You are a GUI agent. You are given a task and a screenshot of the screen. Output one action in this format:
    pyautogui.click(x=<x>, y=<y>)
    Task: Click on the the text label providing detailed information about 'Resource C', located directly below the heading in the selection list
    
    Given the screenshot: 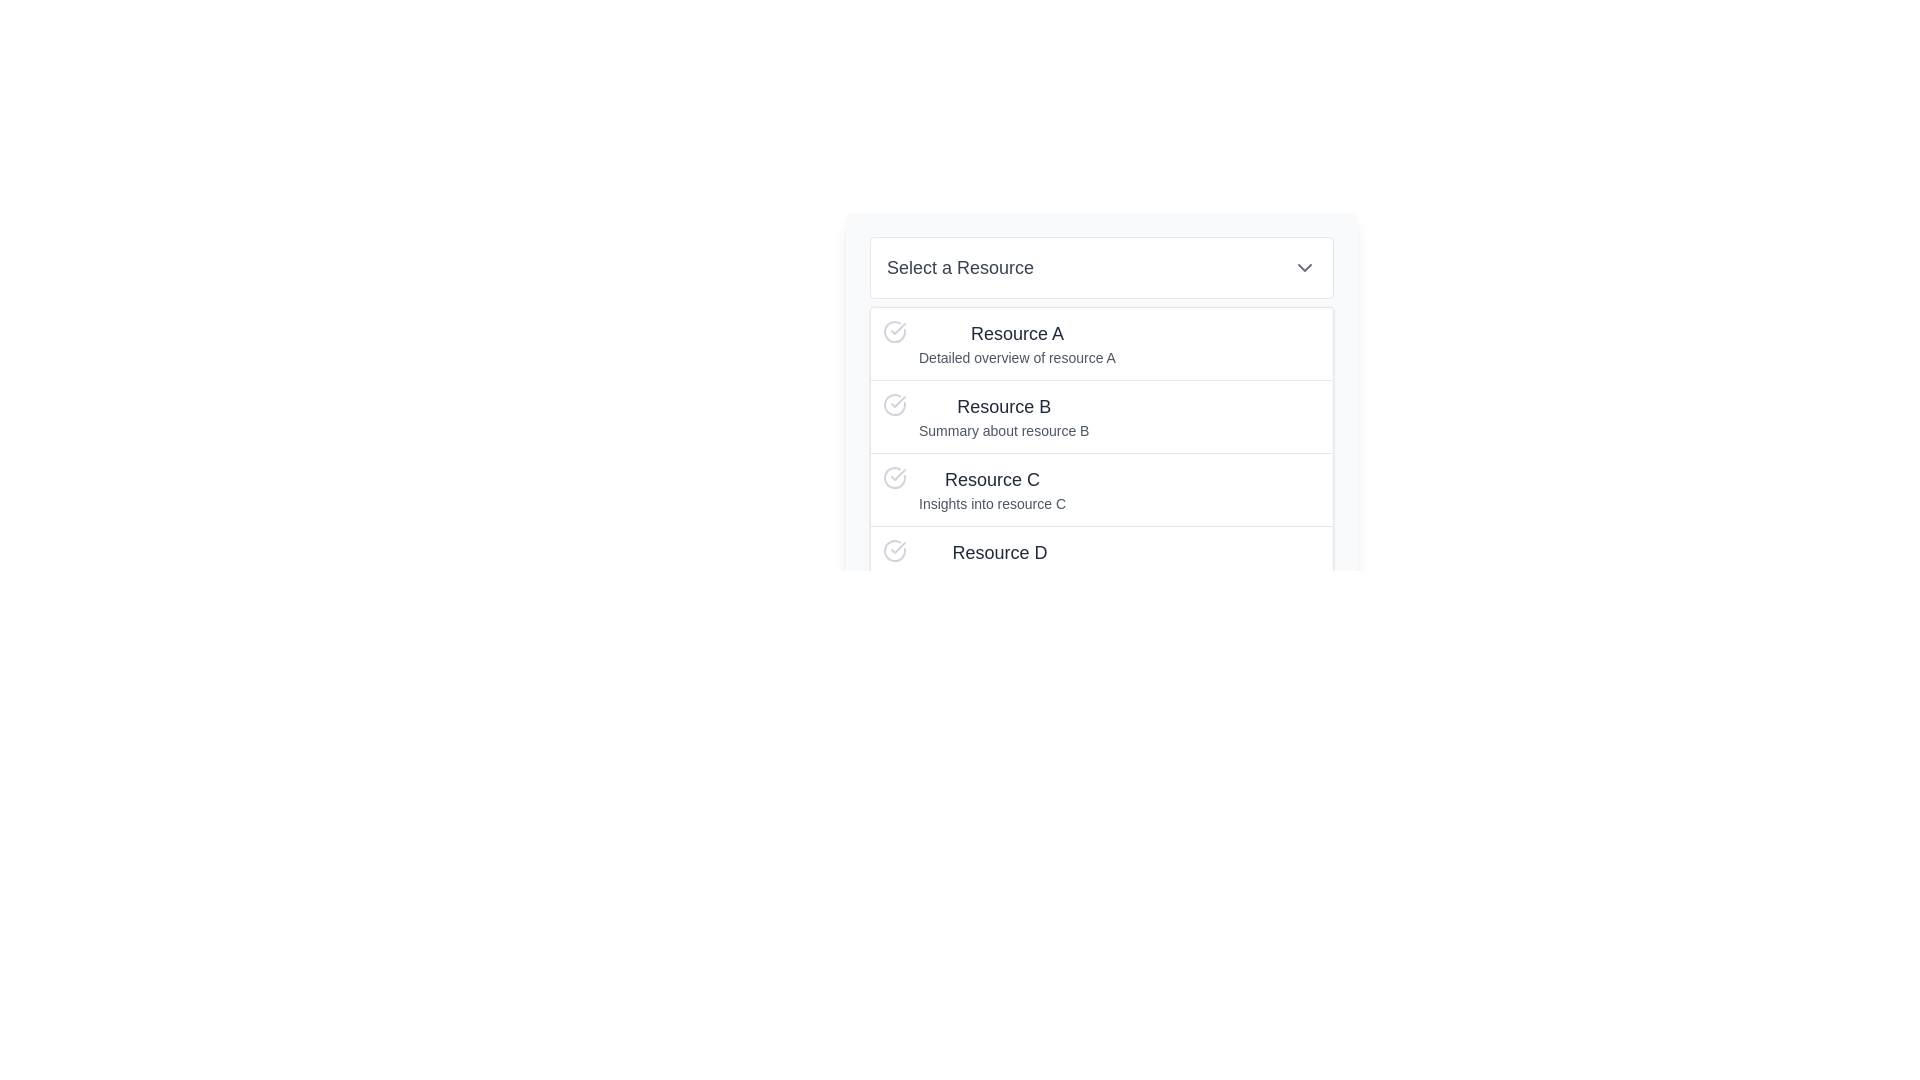 What is the action you would take?
    pyautogui.click(x=992, y=503)
    